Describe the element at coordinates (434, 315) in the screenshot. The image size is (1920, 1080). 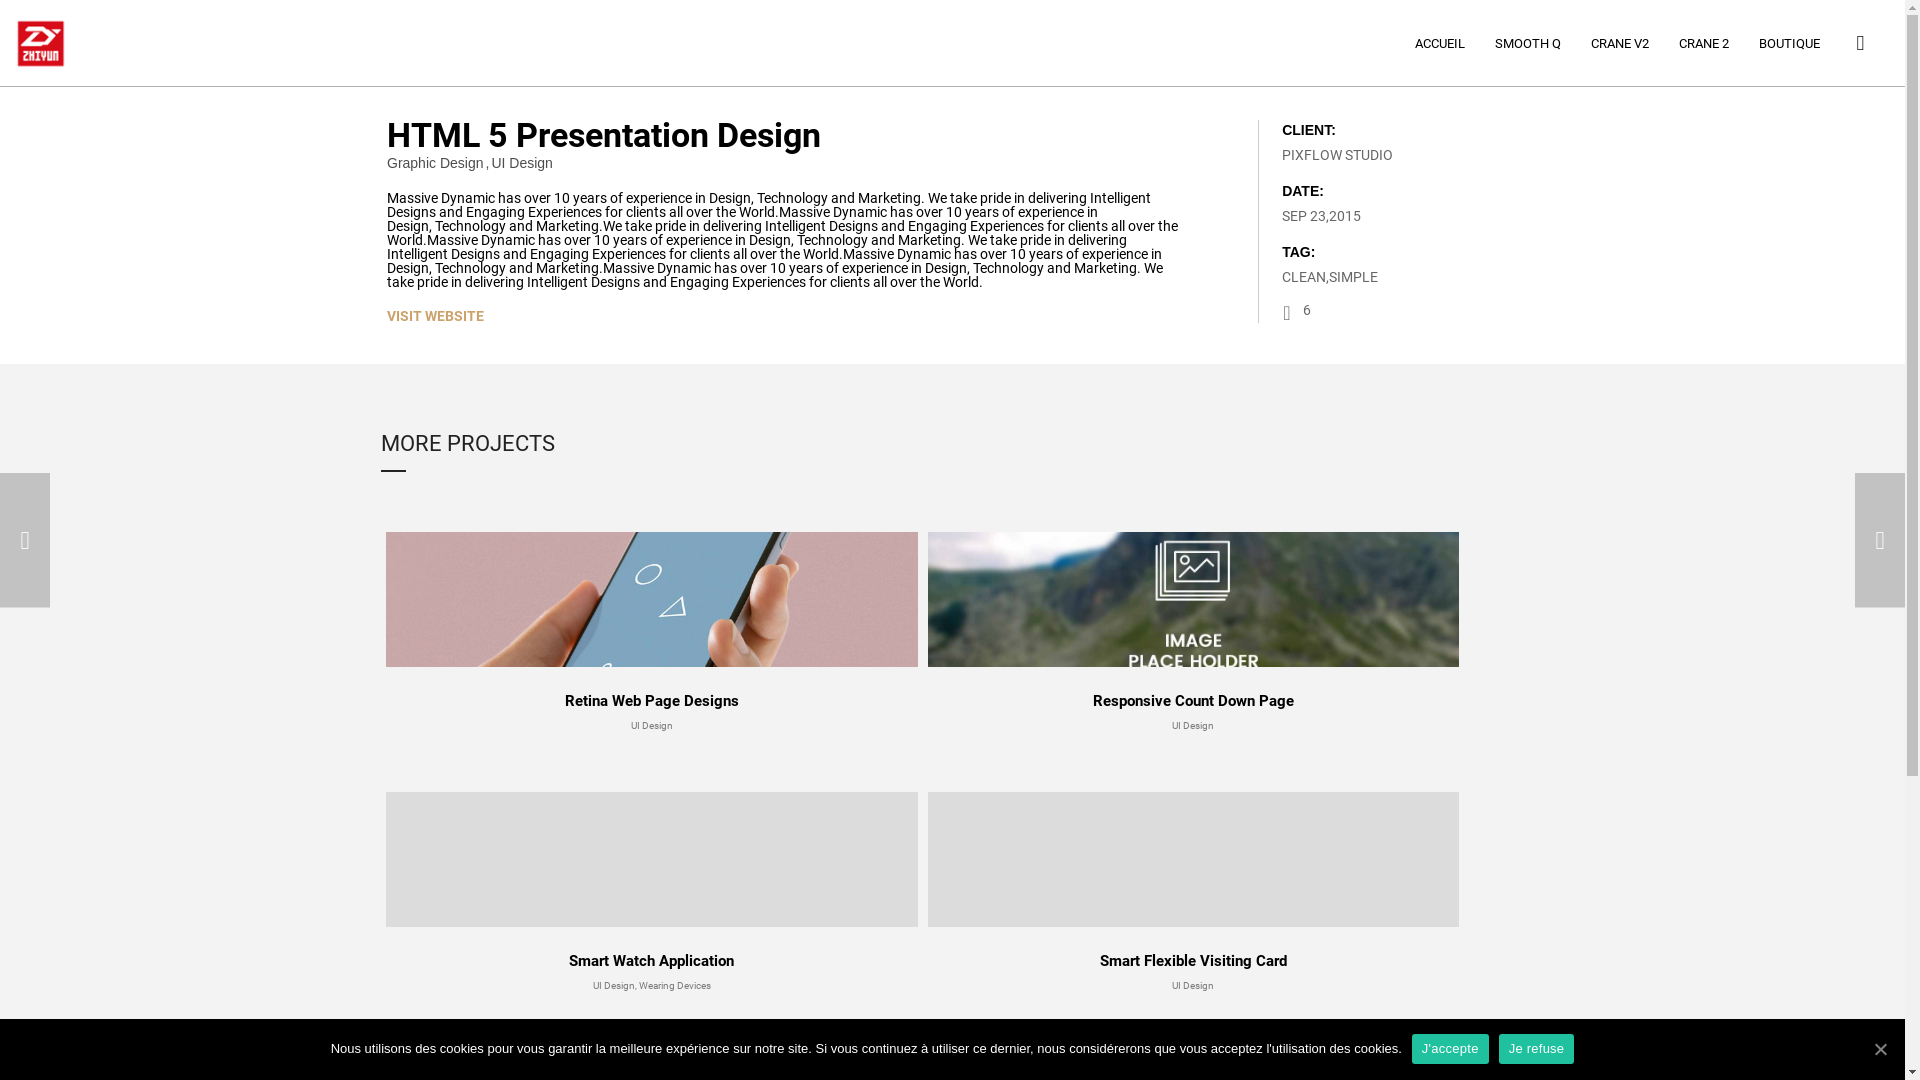
I see `'VISIT WEBSITE'` at that location.